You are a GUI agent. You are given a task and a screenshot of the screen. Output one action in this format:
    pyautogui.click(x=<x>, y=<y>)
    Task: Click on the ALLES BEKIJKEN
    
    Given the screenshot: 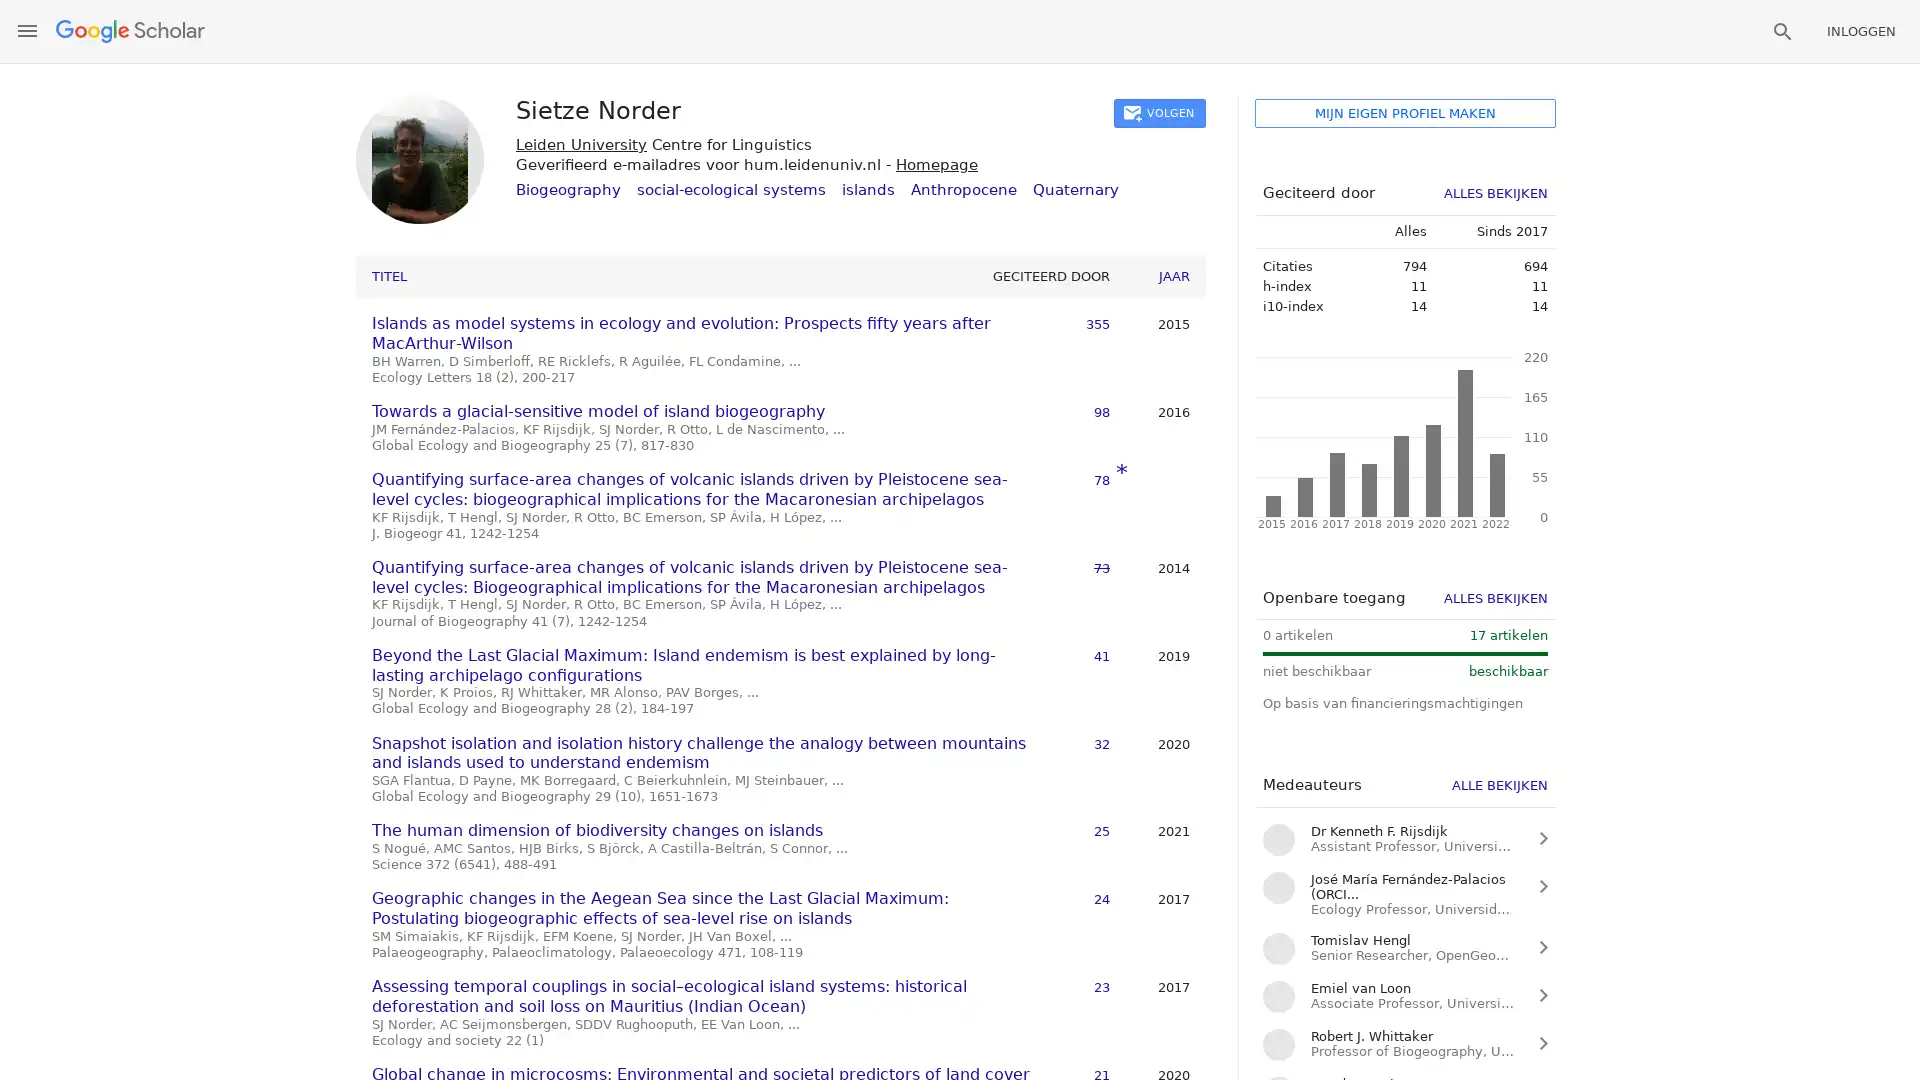 What is the action you would take?
    pyautogui.click(x=1496, y=193)
    